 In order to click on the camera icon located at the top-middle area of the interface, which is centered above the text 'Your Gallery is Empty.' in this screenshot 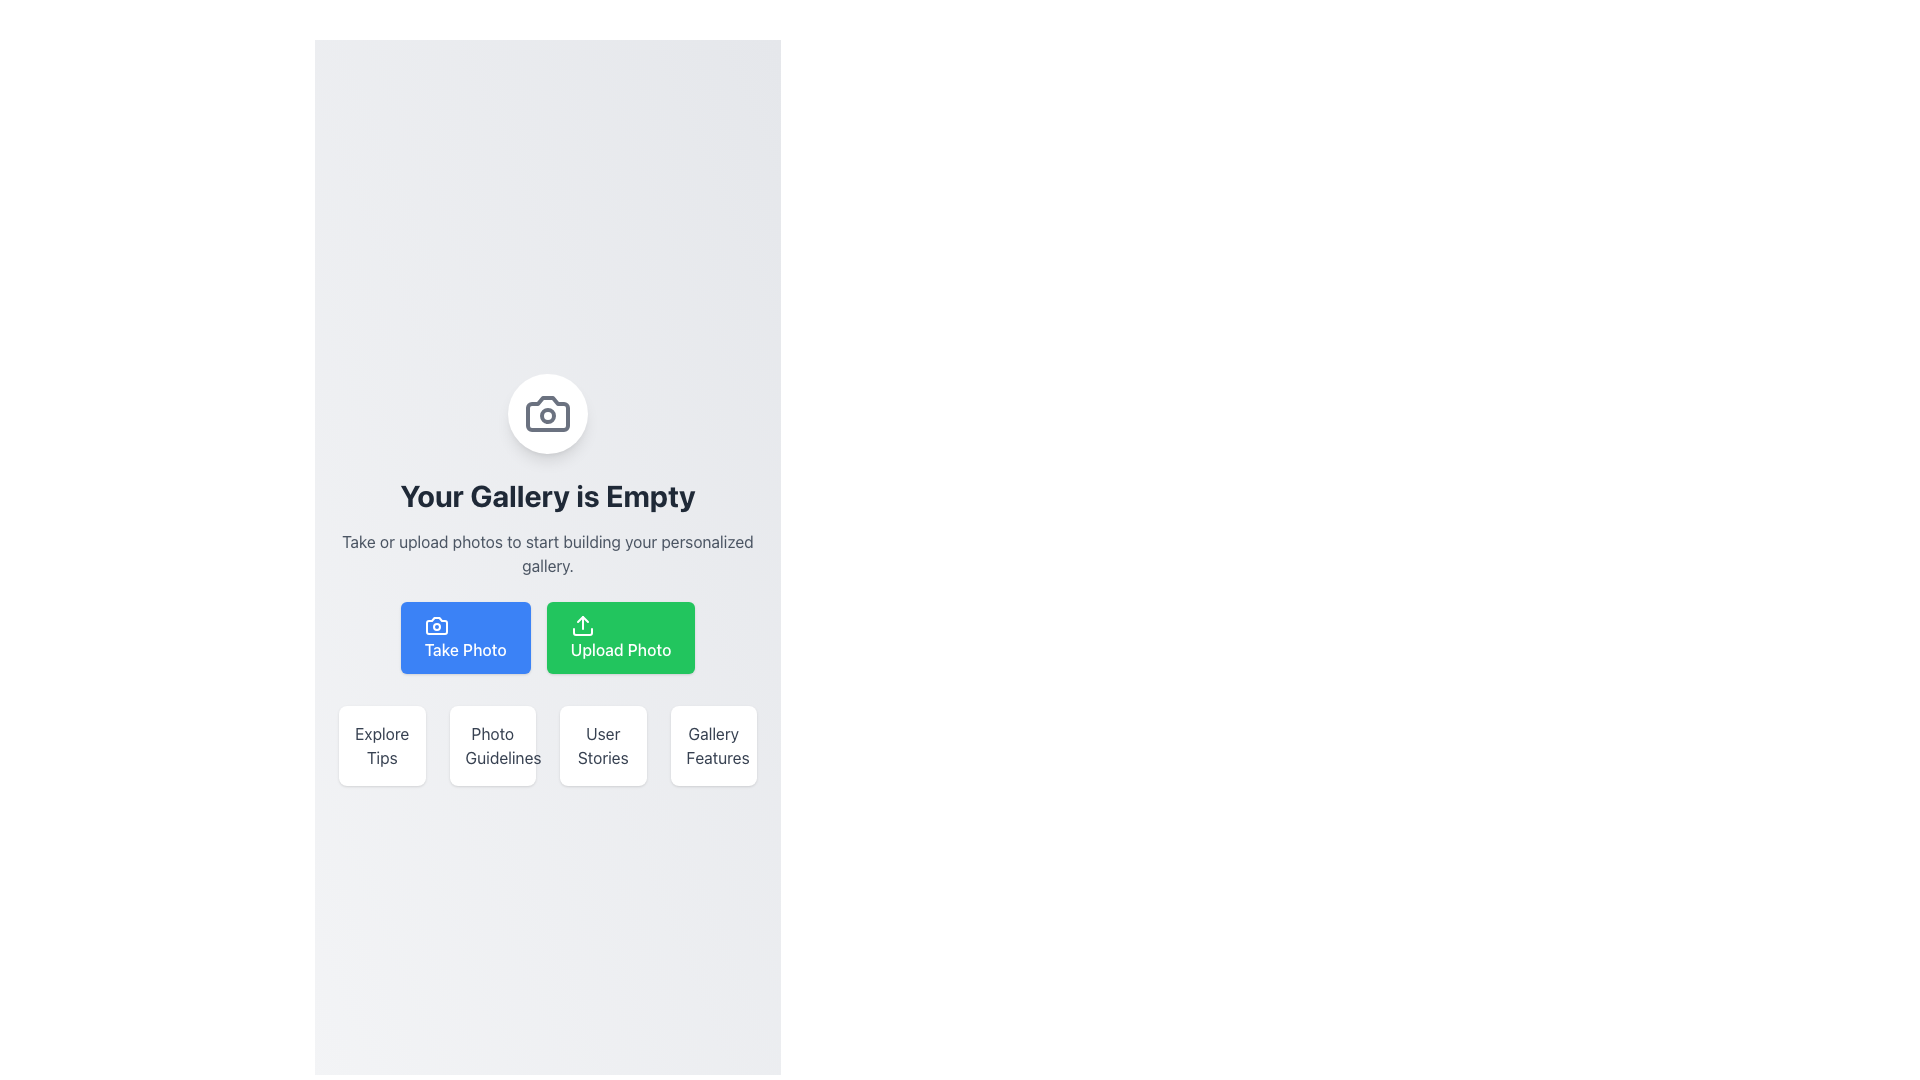, I will do `click(547, 412)`.